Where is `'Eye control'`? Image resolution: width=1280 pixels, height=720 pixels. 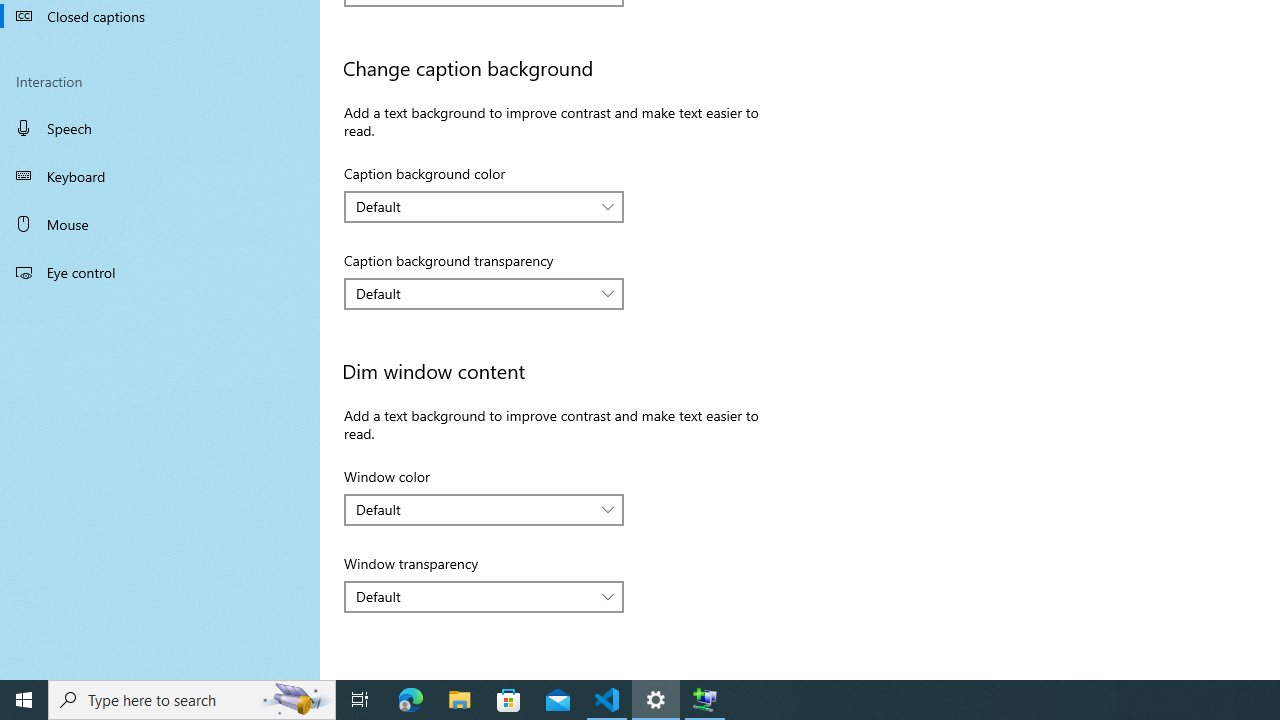 'Eye control' is located at coordinates (160, 271).